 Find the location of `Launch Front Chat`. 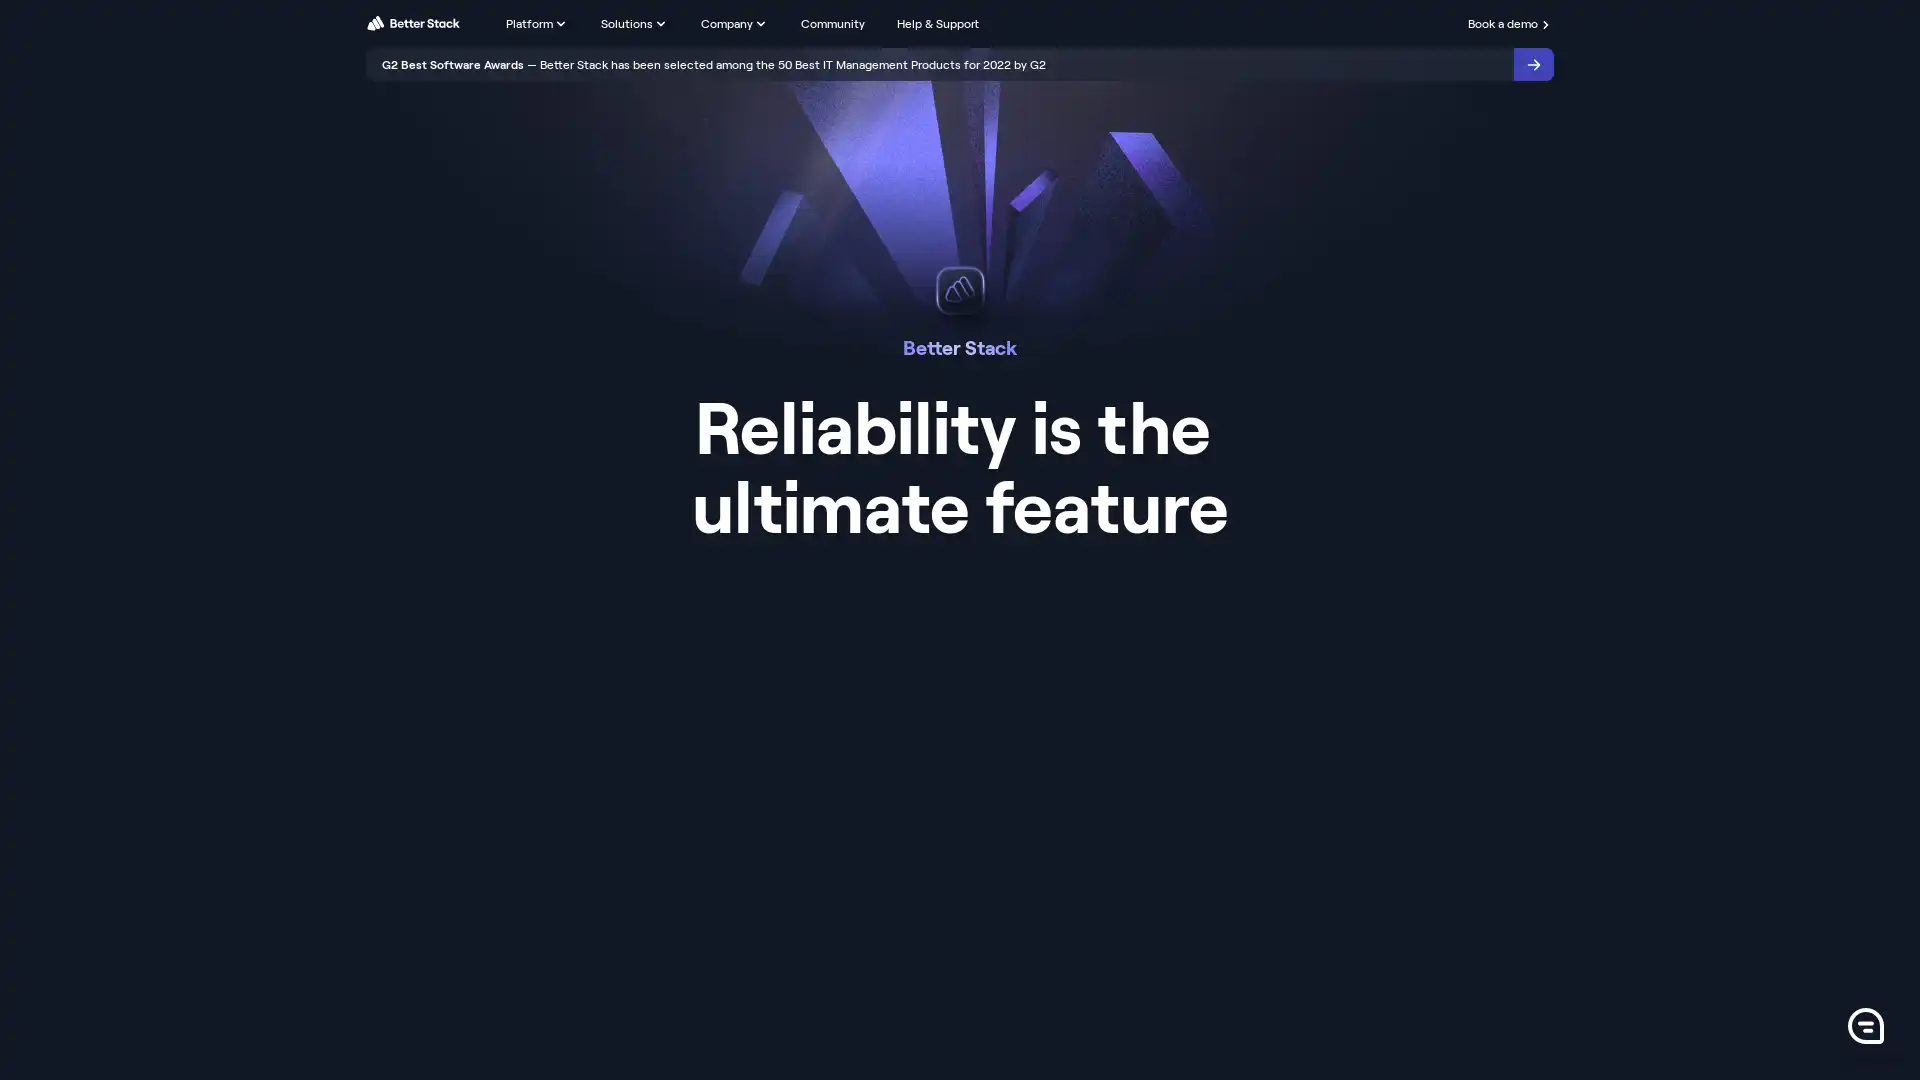

Launch Front Chat is located at coordinates (1865, 1026).